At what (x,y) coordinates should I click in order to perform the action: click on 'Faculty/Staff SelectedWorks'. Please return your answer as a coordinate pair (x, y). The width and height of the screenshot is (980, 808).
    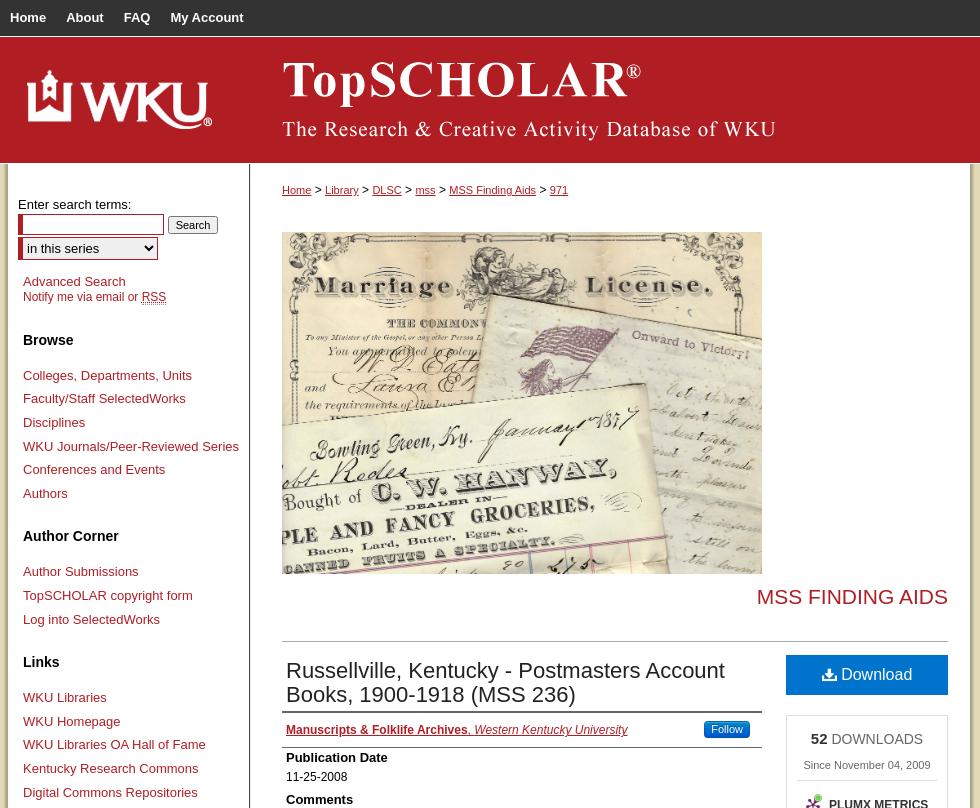
    Looking at the image, I should click on (103, 397).